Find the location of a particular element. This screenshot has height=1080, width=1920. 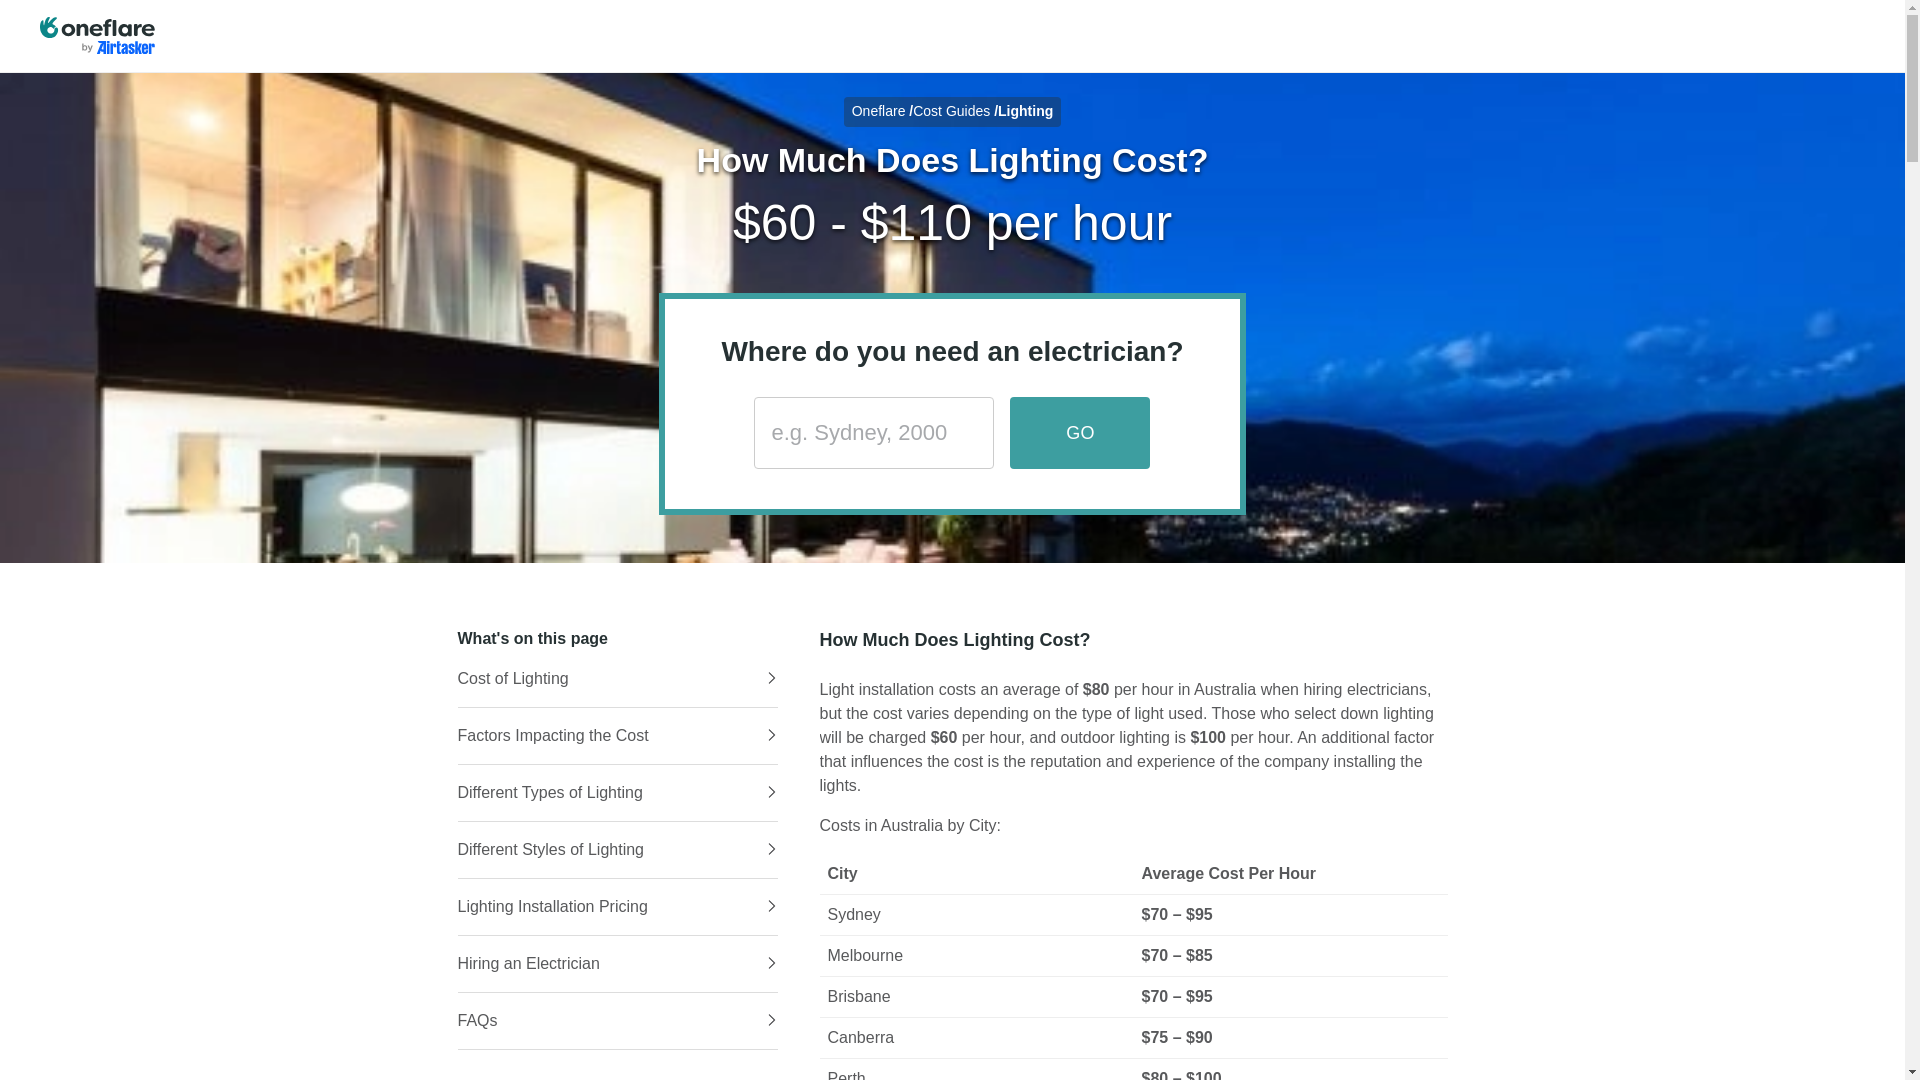

'Cost Guides' is located at coordinates (950, 111).